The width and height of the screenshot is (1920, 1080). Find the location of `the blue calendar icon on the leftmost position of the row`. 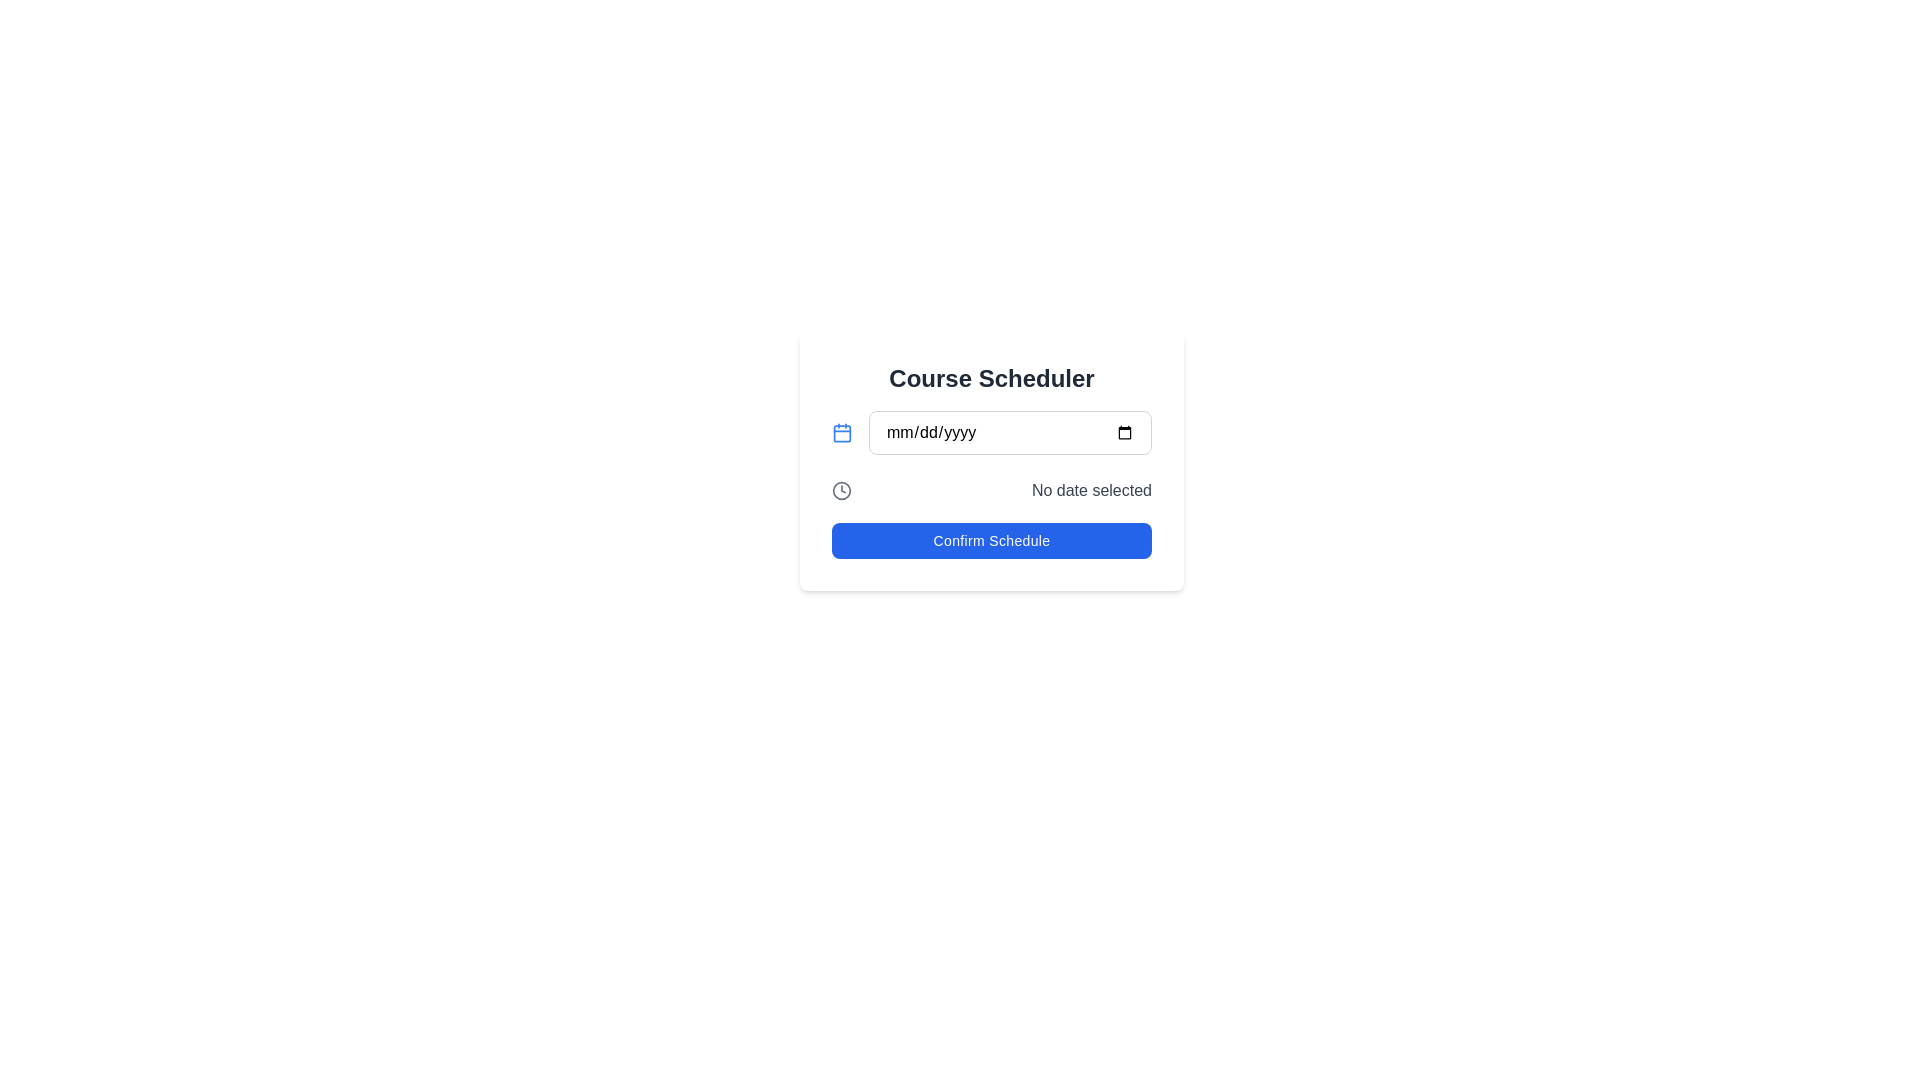

the blue calendar icon on the leftmost position of the row is located at coordinates (842, 431).